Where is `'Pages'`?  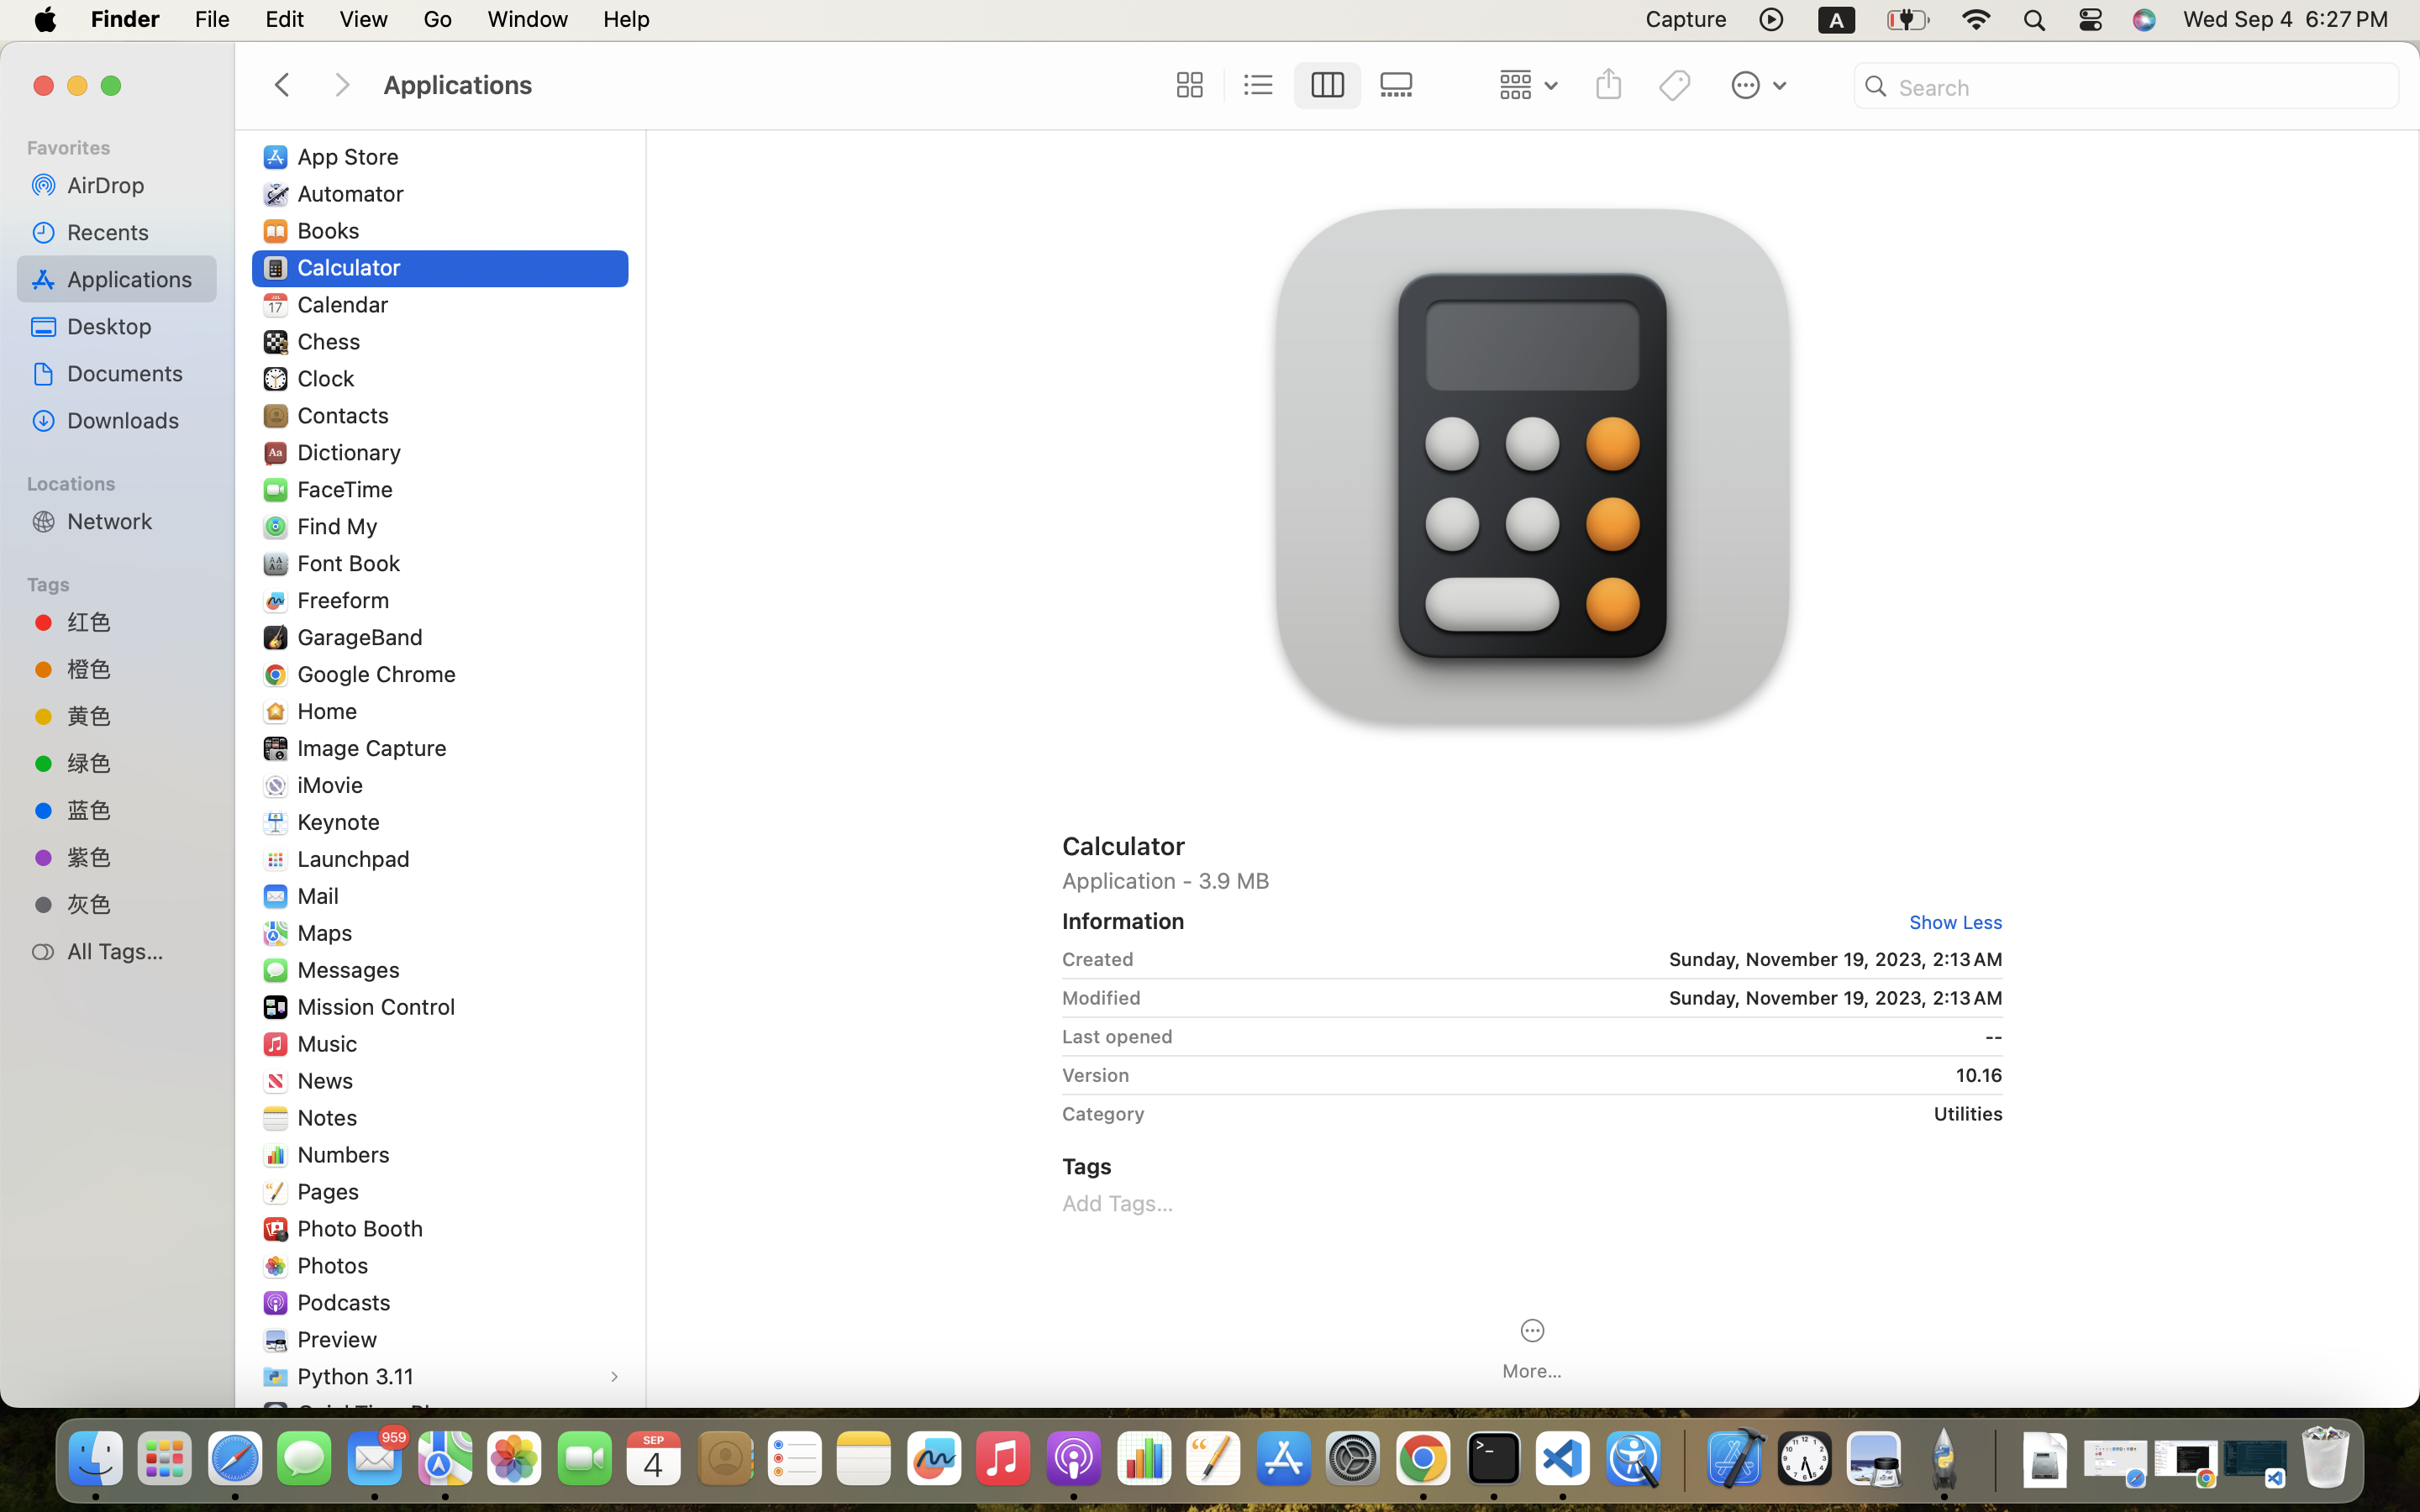 'Pages' is located at coordinates (331, 1190).